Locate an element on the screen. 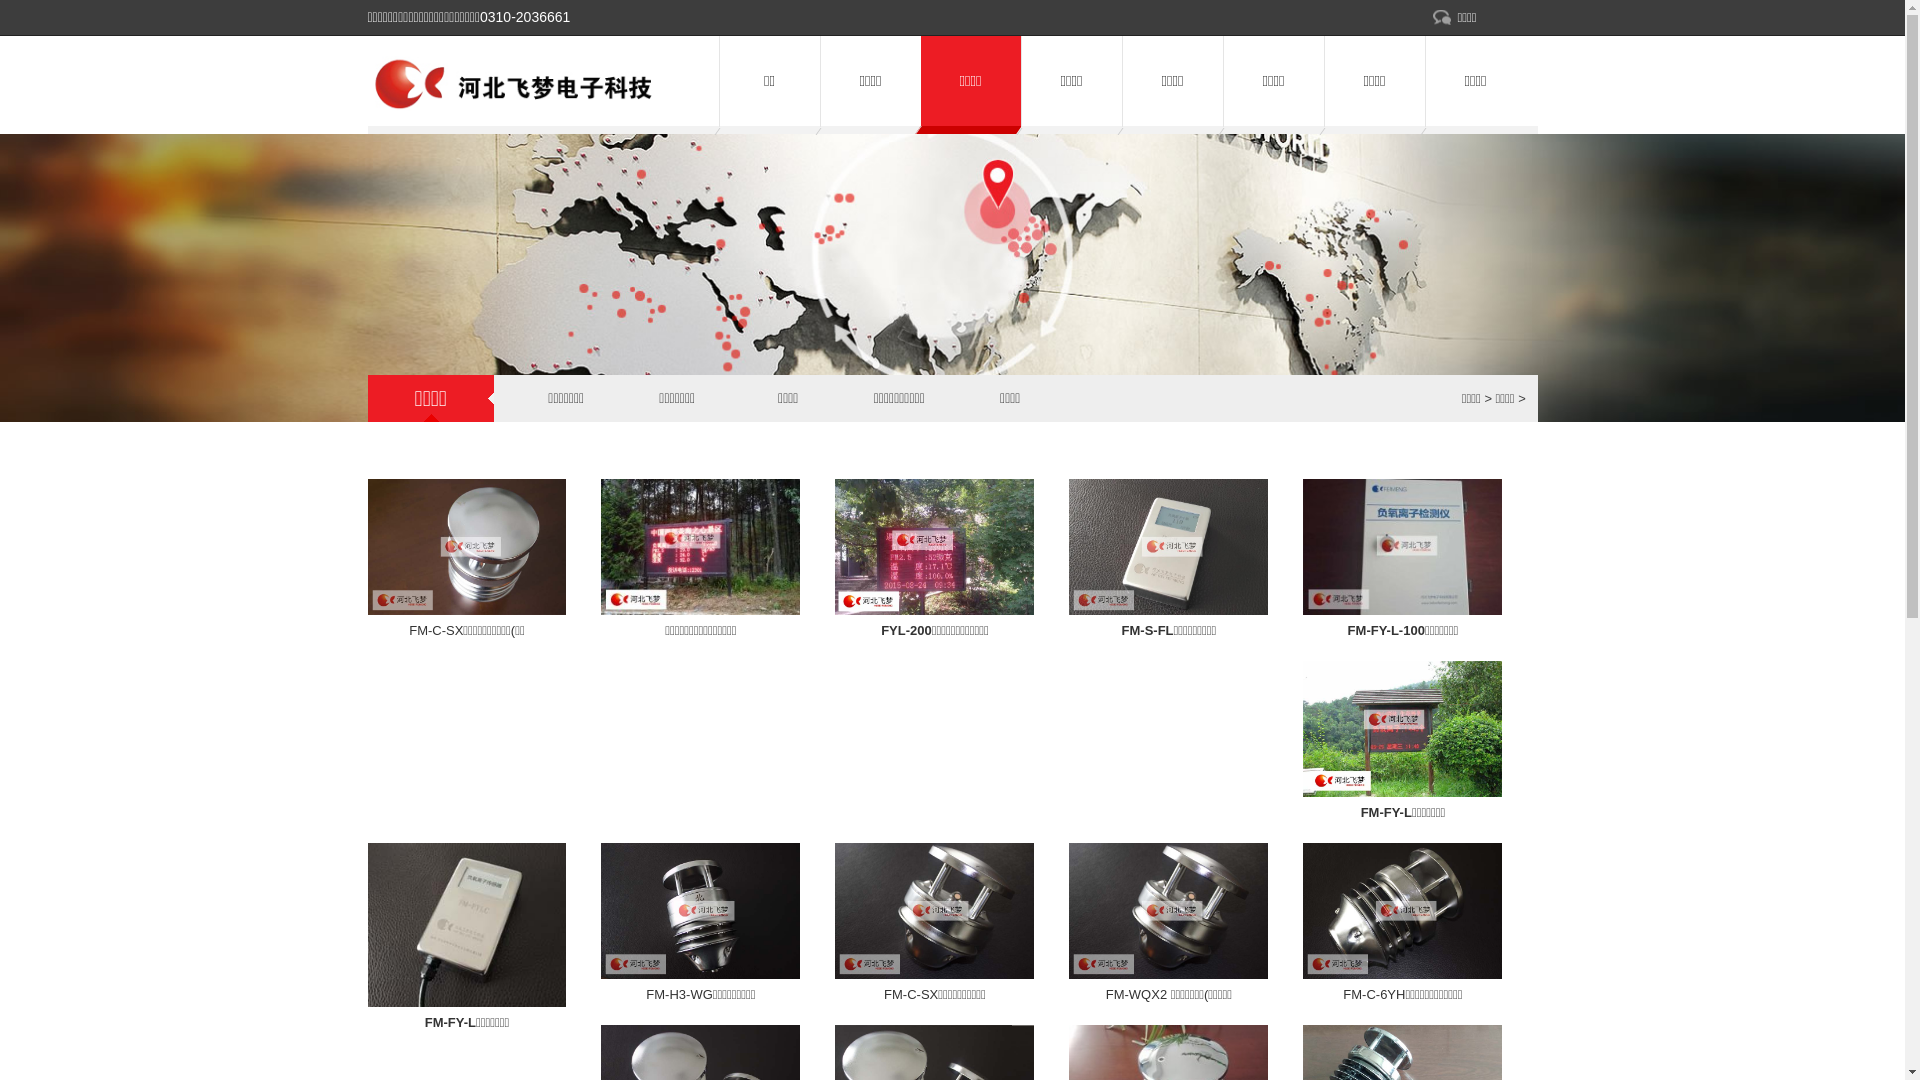 The height and width of the screenshot is (1080, 1920). '0310-2036661' is located at coordinates (480, 16).